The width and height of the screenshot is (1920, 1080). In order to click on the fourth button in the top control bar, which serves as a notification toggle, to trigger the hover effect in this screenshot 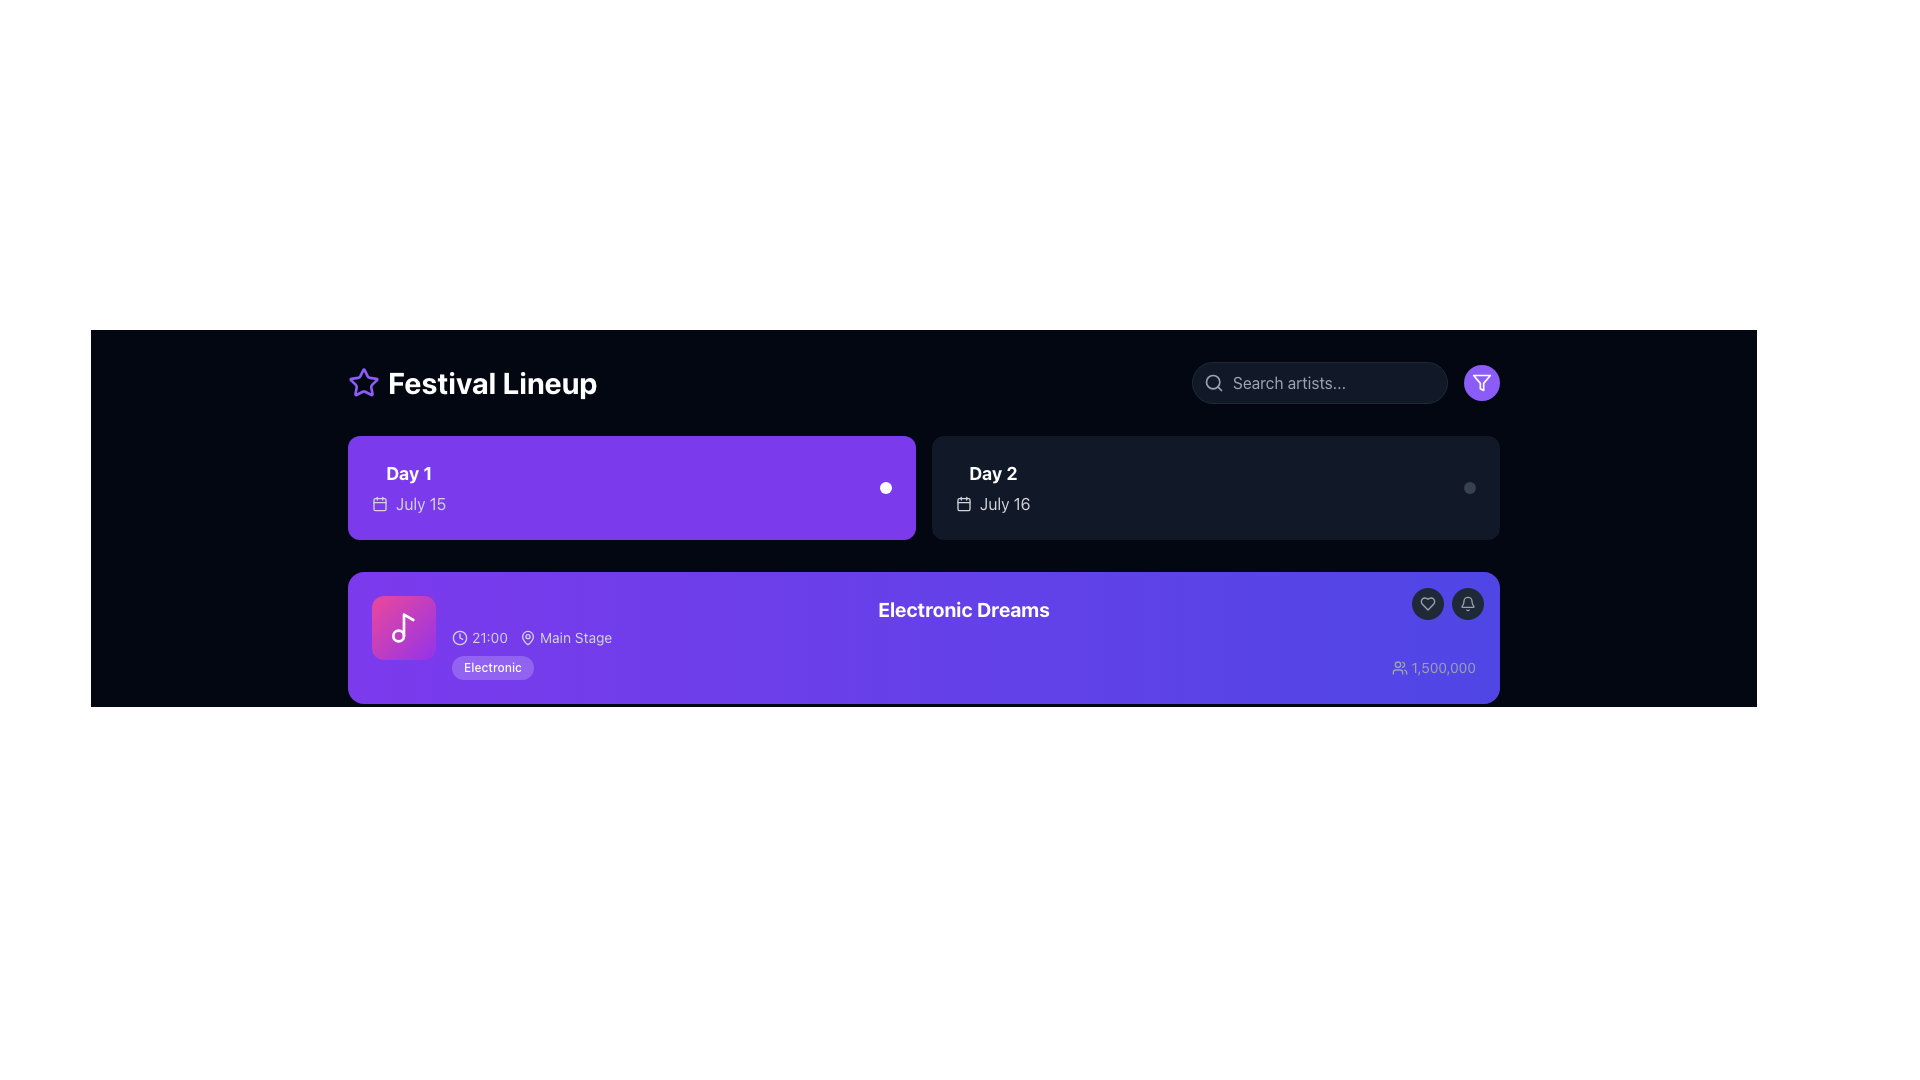, I will do `click(1468, 603)`.